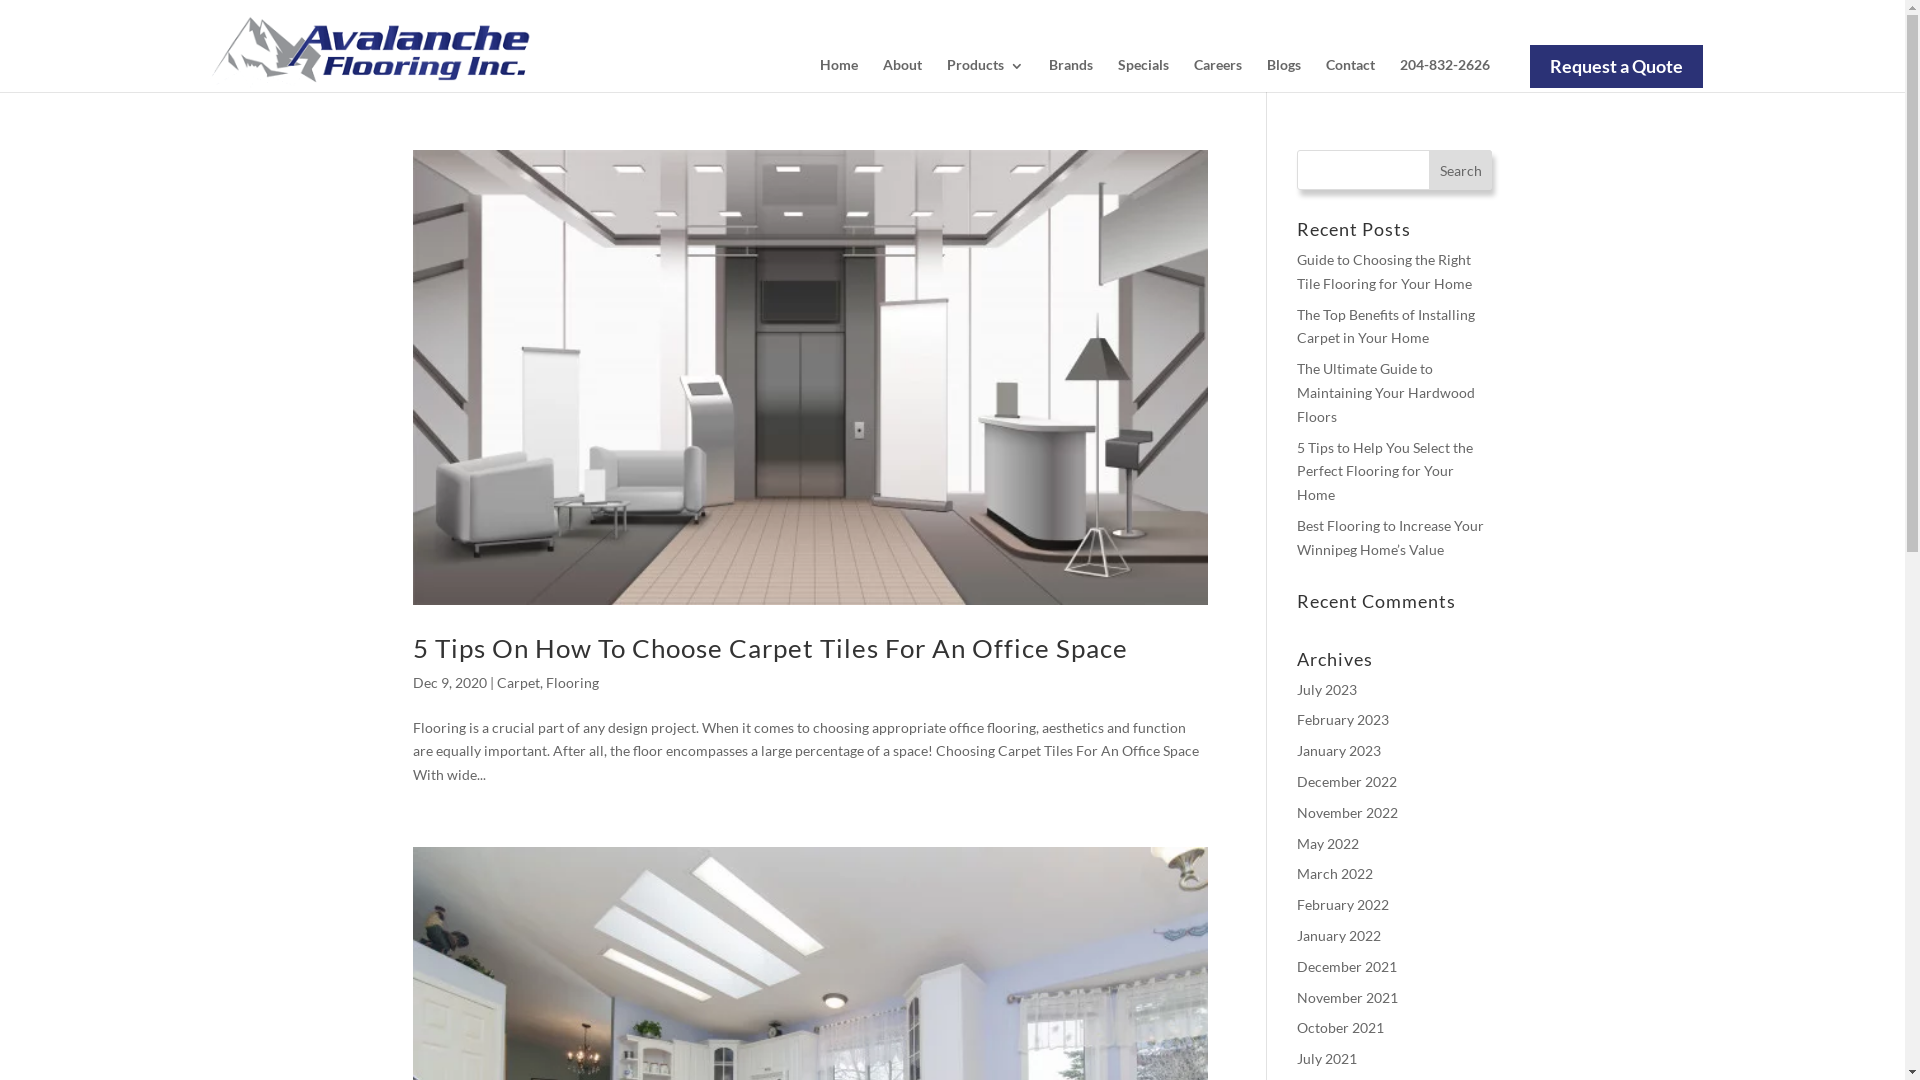 The width and height of the screenshot is (1920, 1080). Describe the element at coordinates (1069, 67) in the screenshot. I see `'Brands'` at that location.